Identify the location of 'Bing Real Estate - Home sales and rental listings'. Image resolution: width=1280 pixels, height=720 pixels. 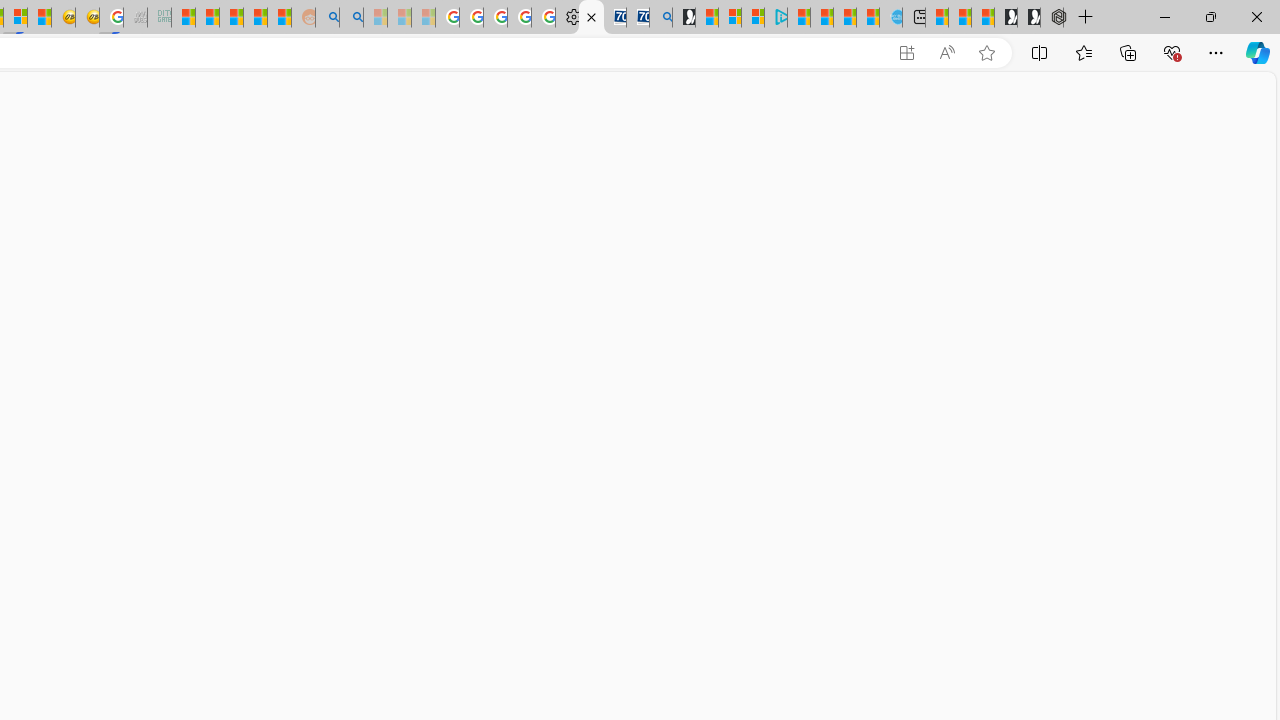
(661, 17).